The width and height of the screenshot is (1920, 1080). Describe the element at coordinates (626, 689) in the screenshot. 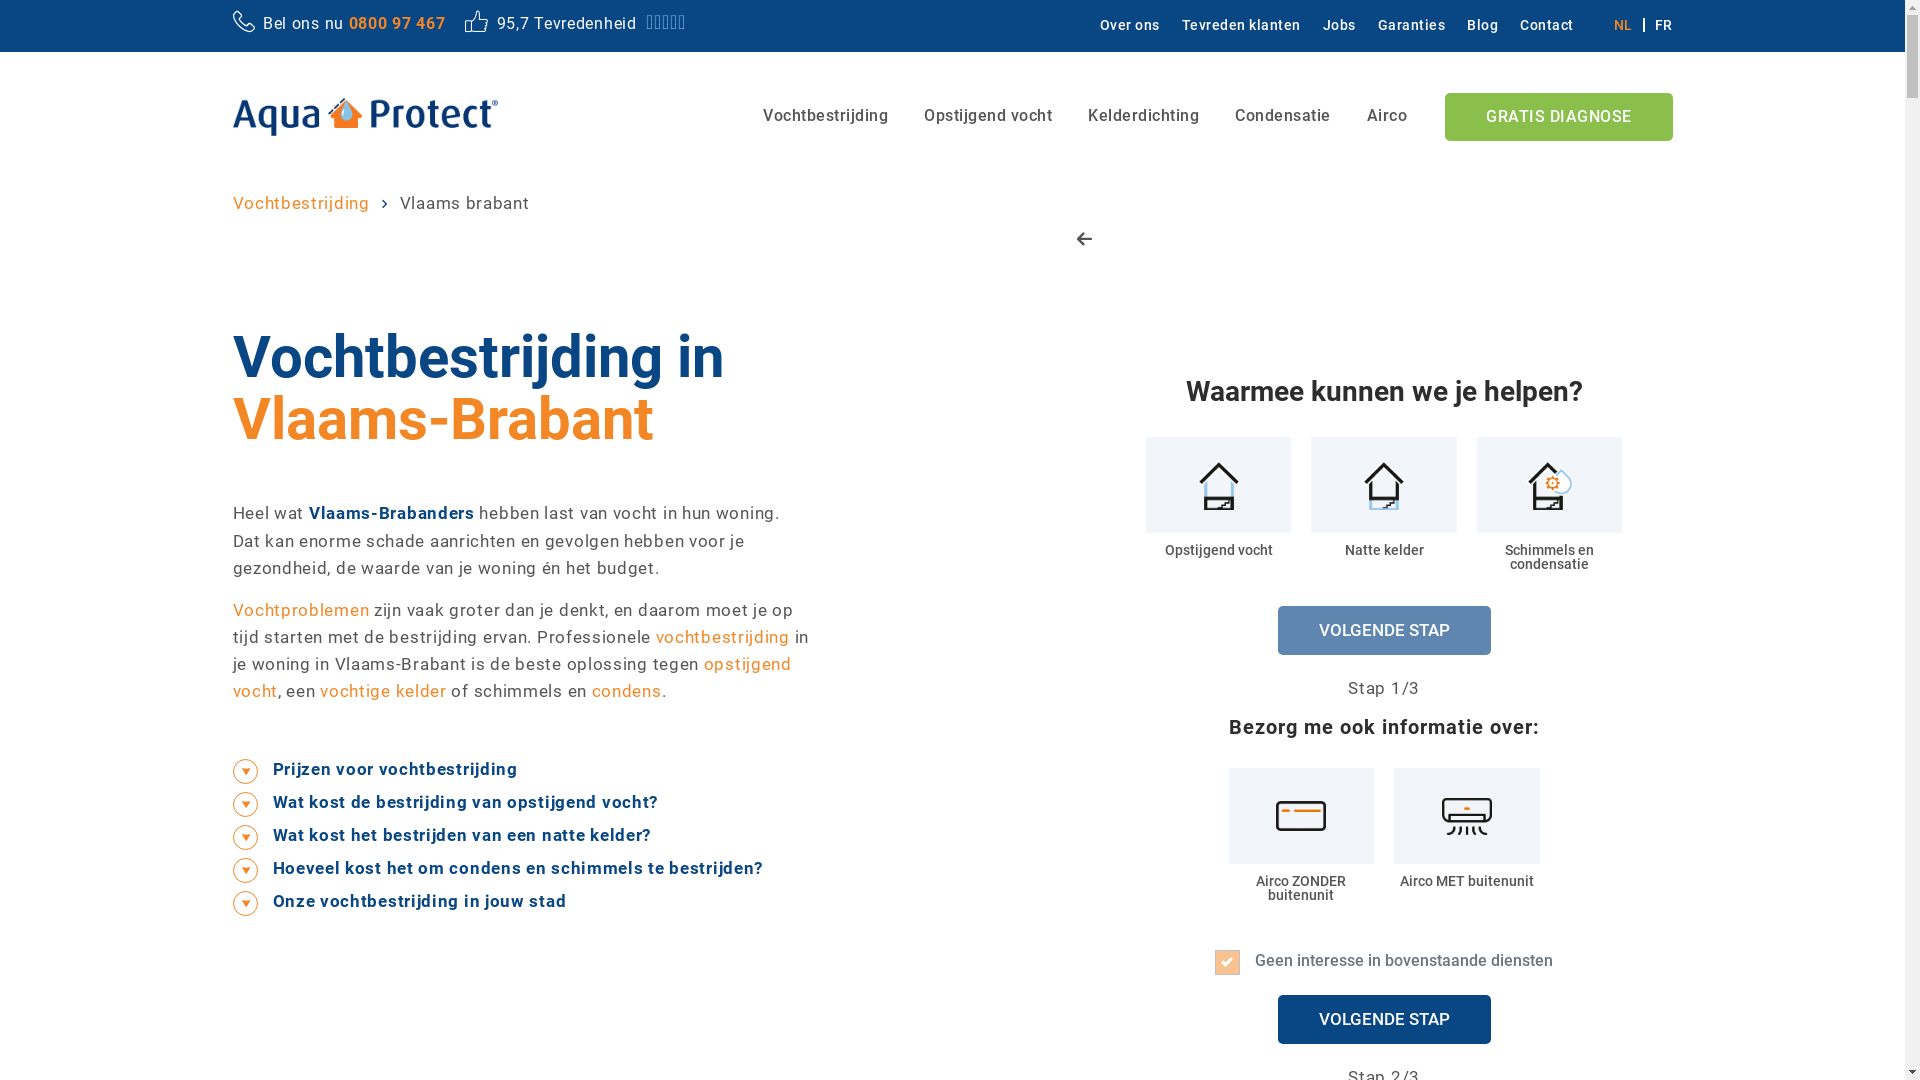

I see `'condens'` at that location.